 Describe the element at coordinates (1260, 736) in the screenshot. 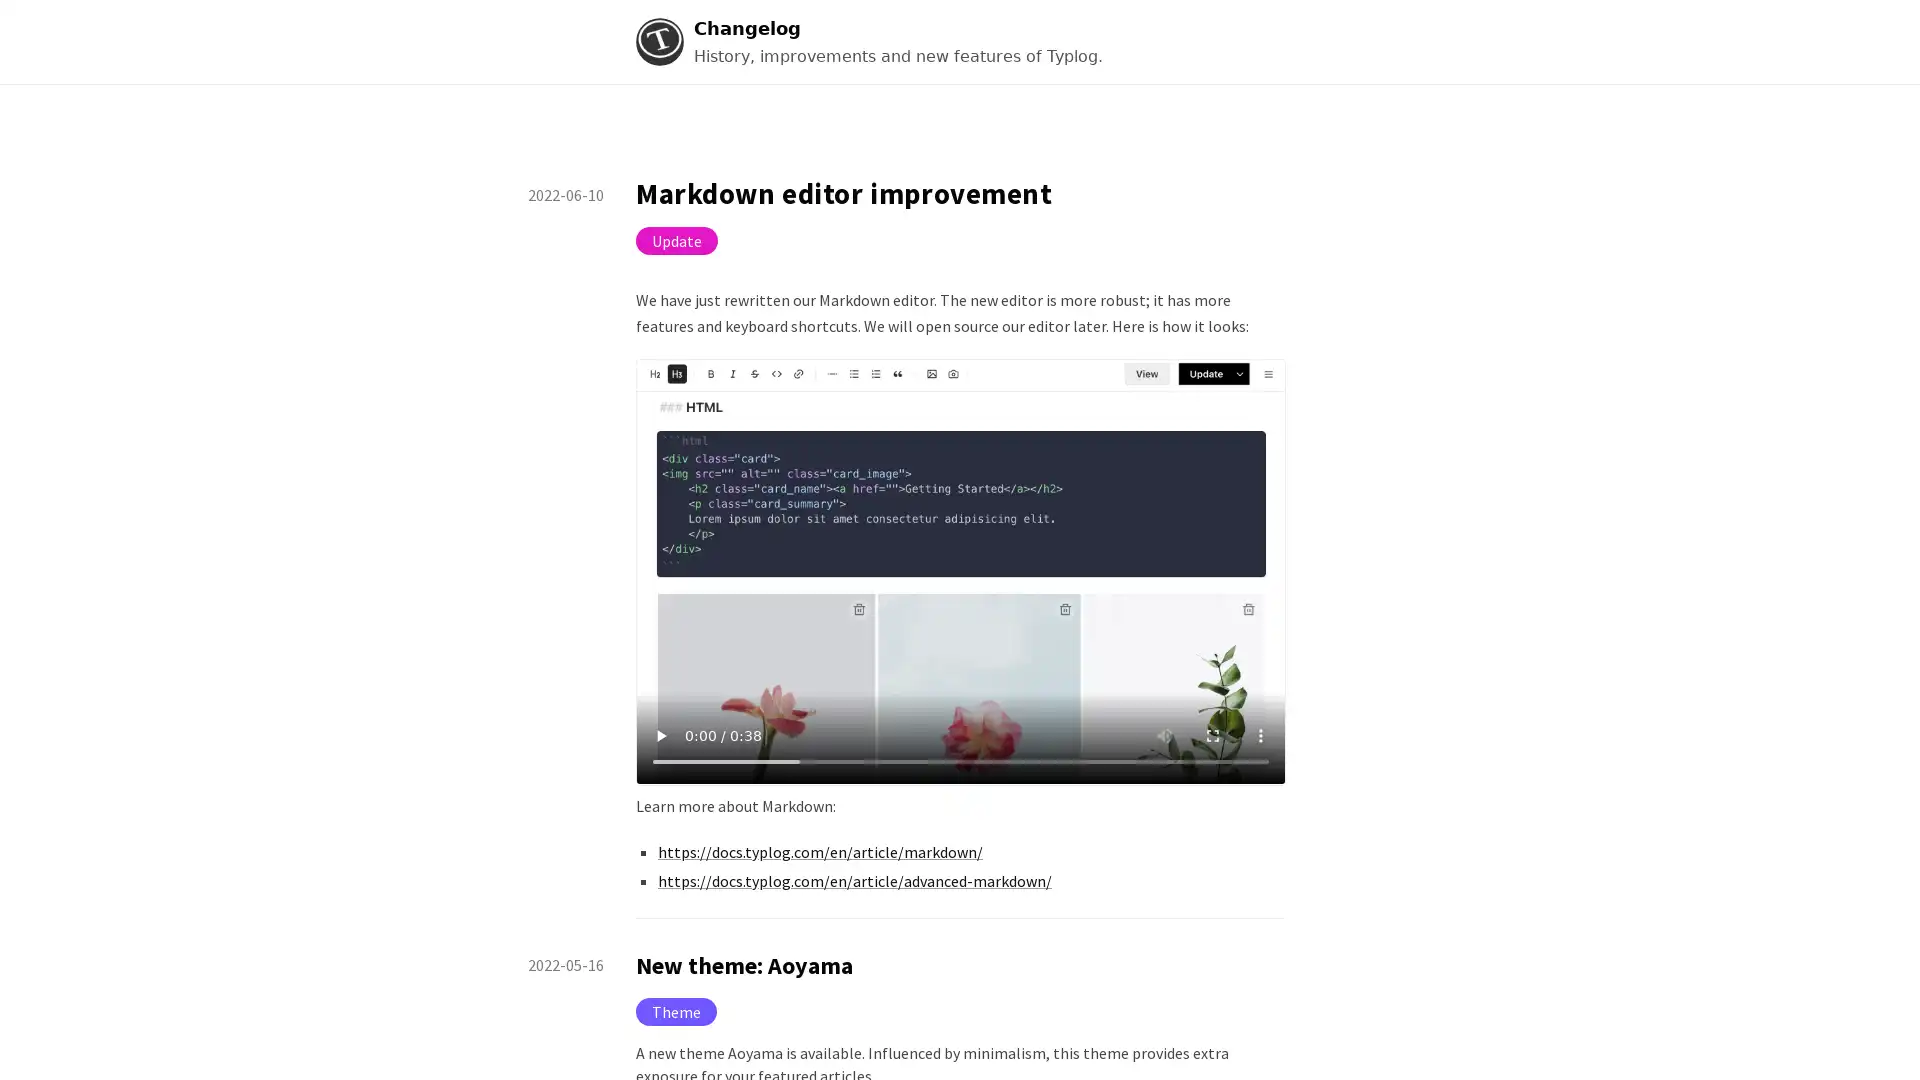

I see `show more media controls` at that location.